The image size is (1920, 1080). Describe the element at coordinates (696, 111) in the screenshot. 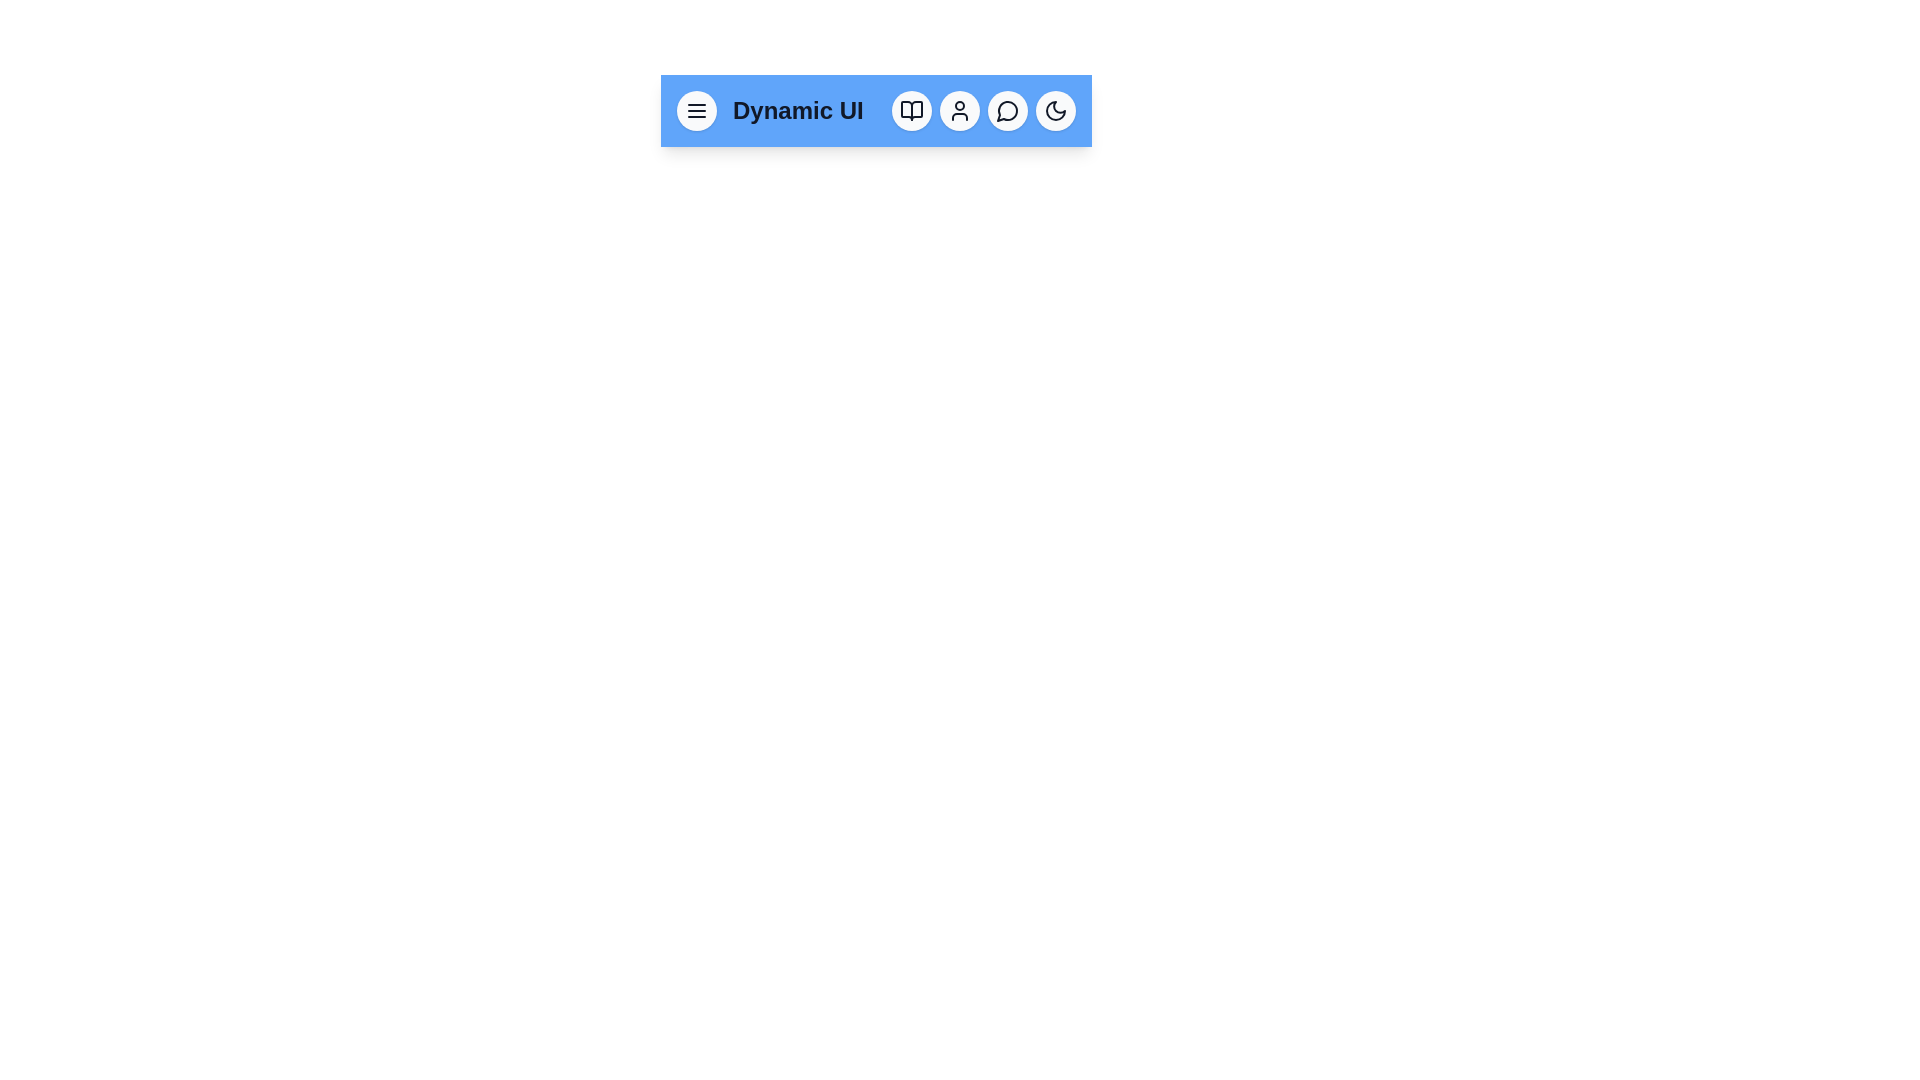

I see `the menu button to open the menu` at that location.